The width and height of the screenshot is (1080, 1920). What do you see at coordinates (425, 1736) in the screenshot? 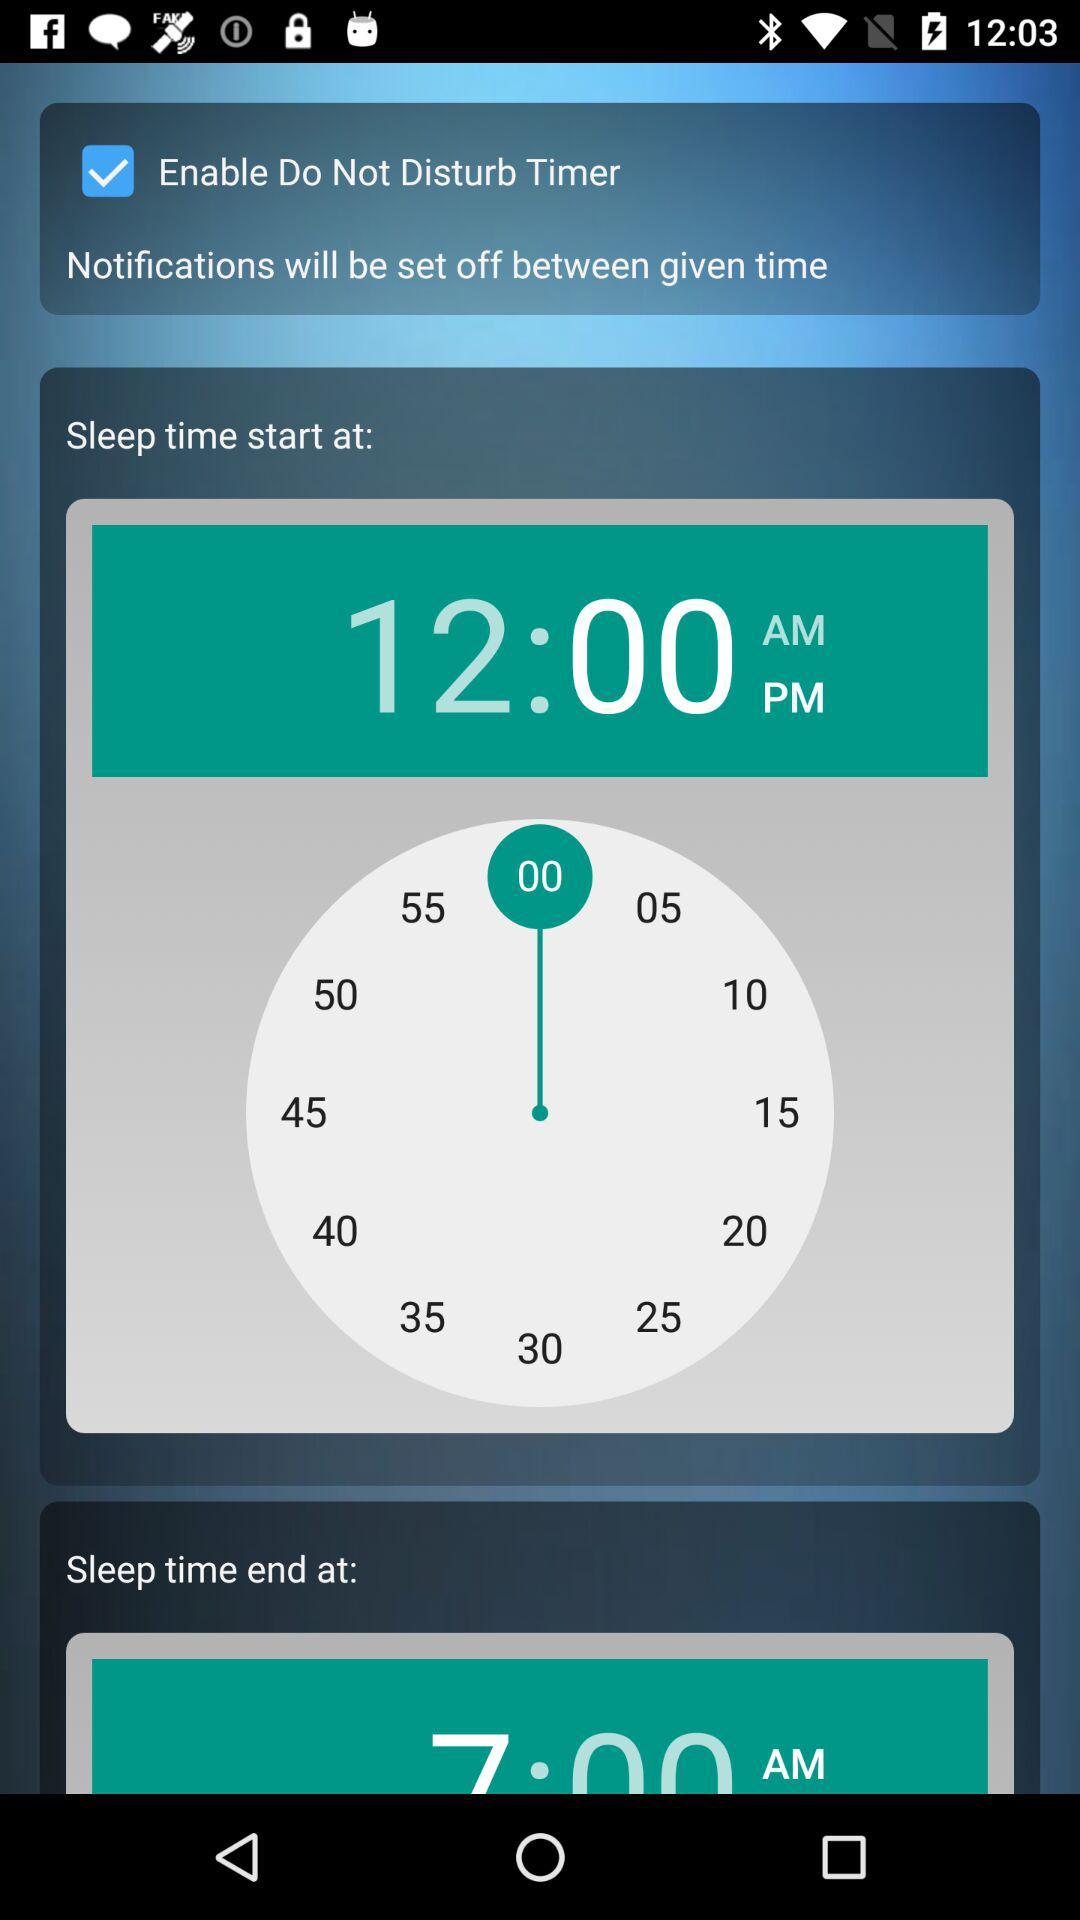
I see `app below the sleep time end app` at bounding box center [425, 1736].